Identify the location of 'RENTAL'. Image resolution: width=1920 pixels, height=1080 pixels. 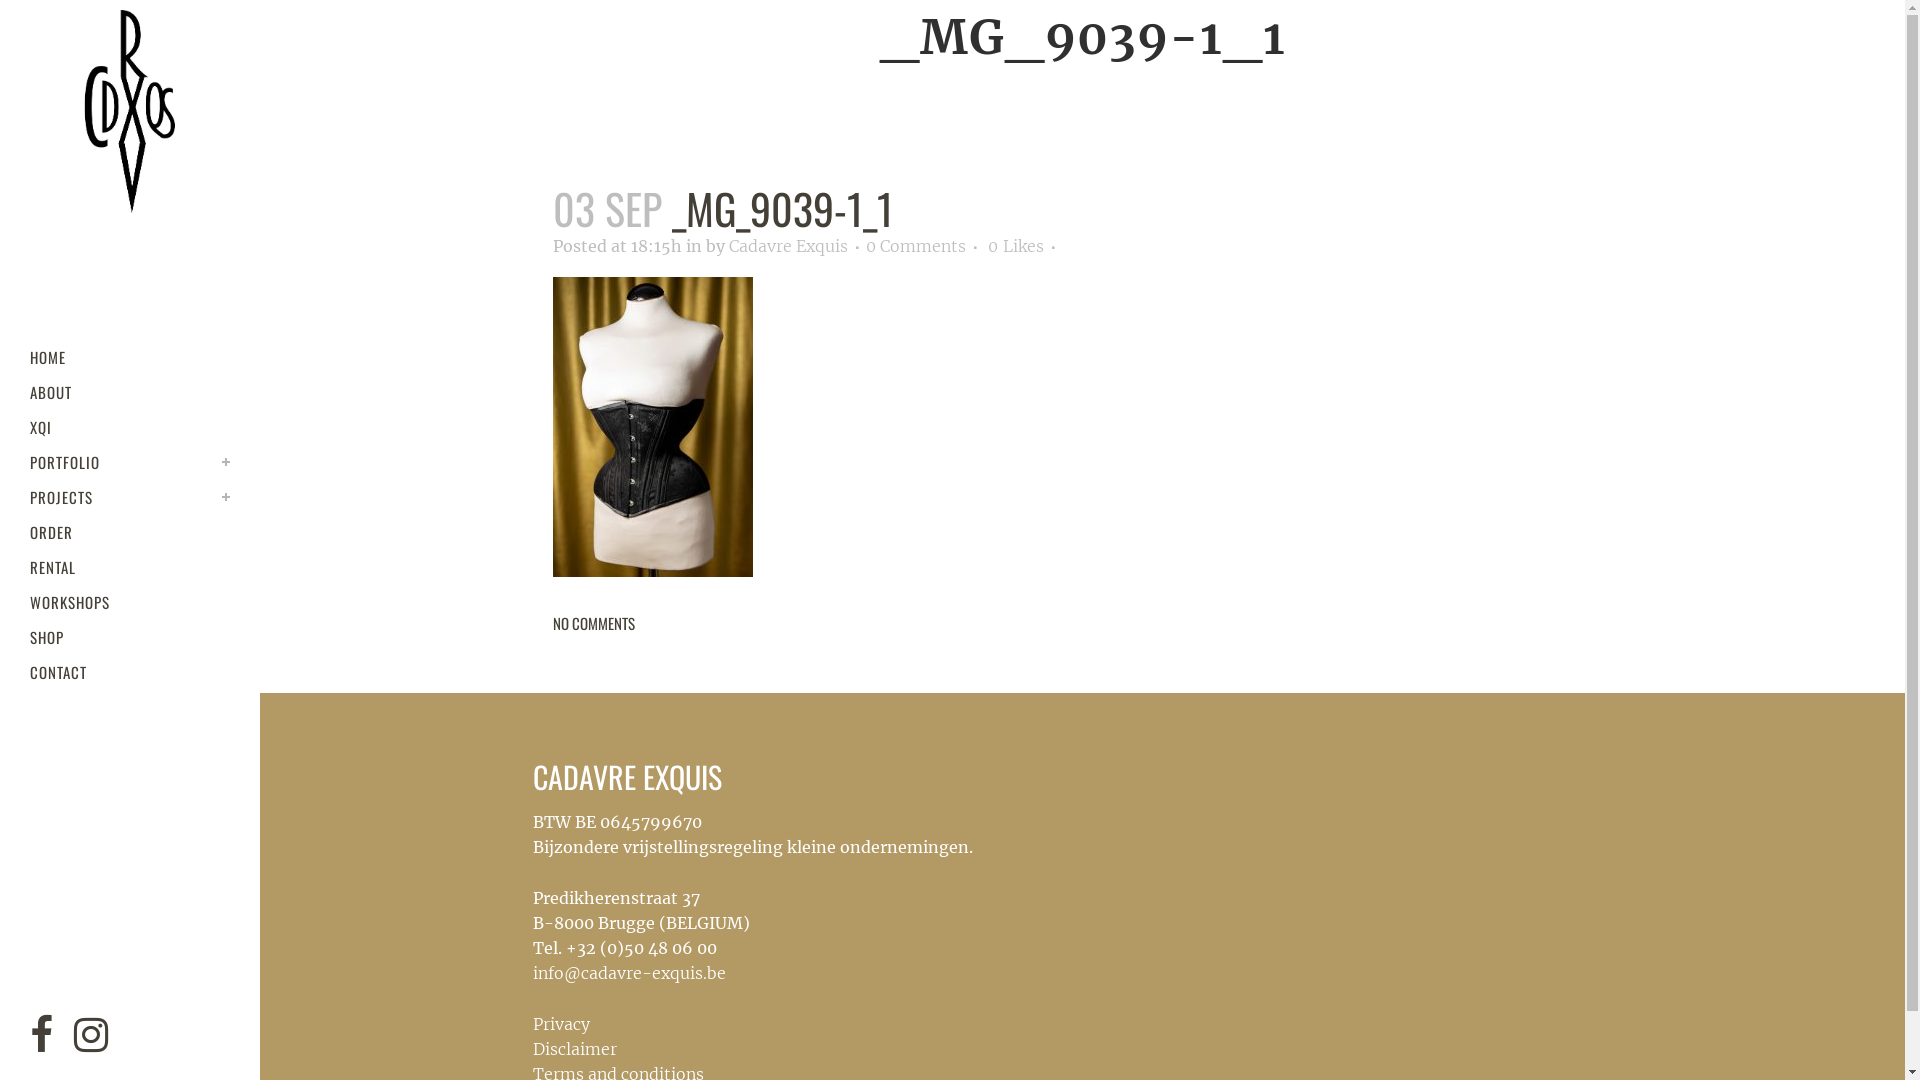
(128, 567).